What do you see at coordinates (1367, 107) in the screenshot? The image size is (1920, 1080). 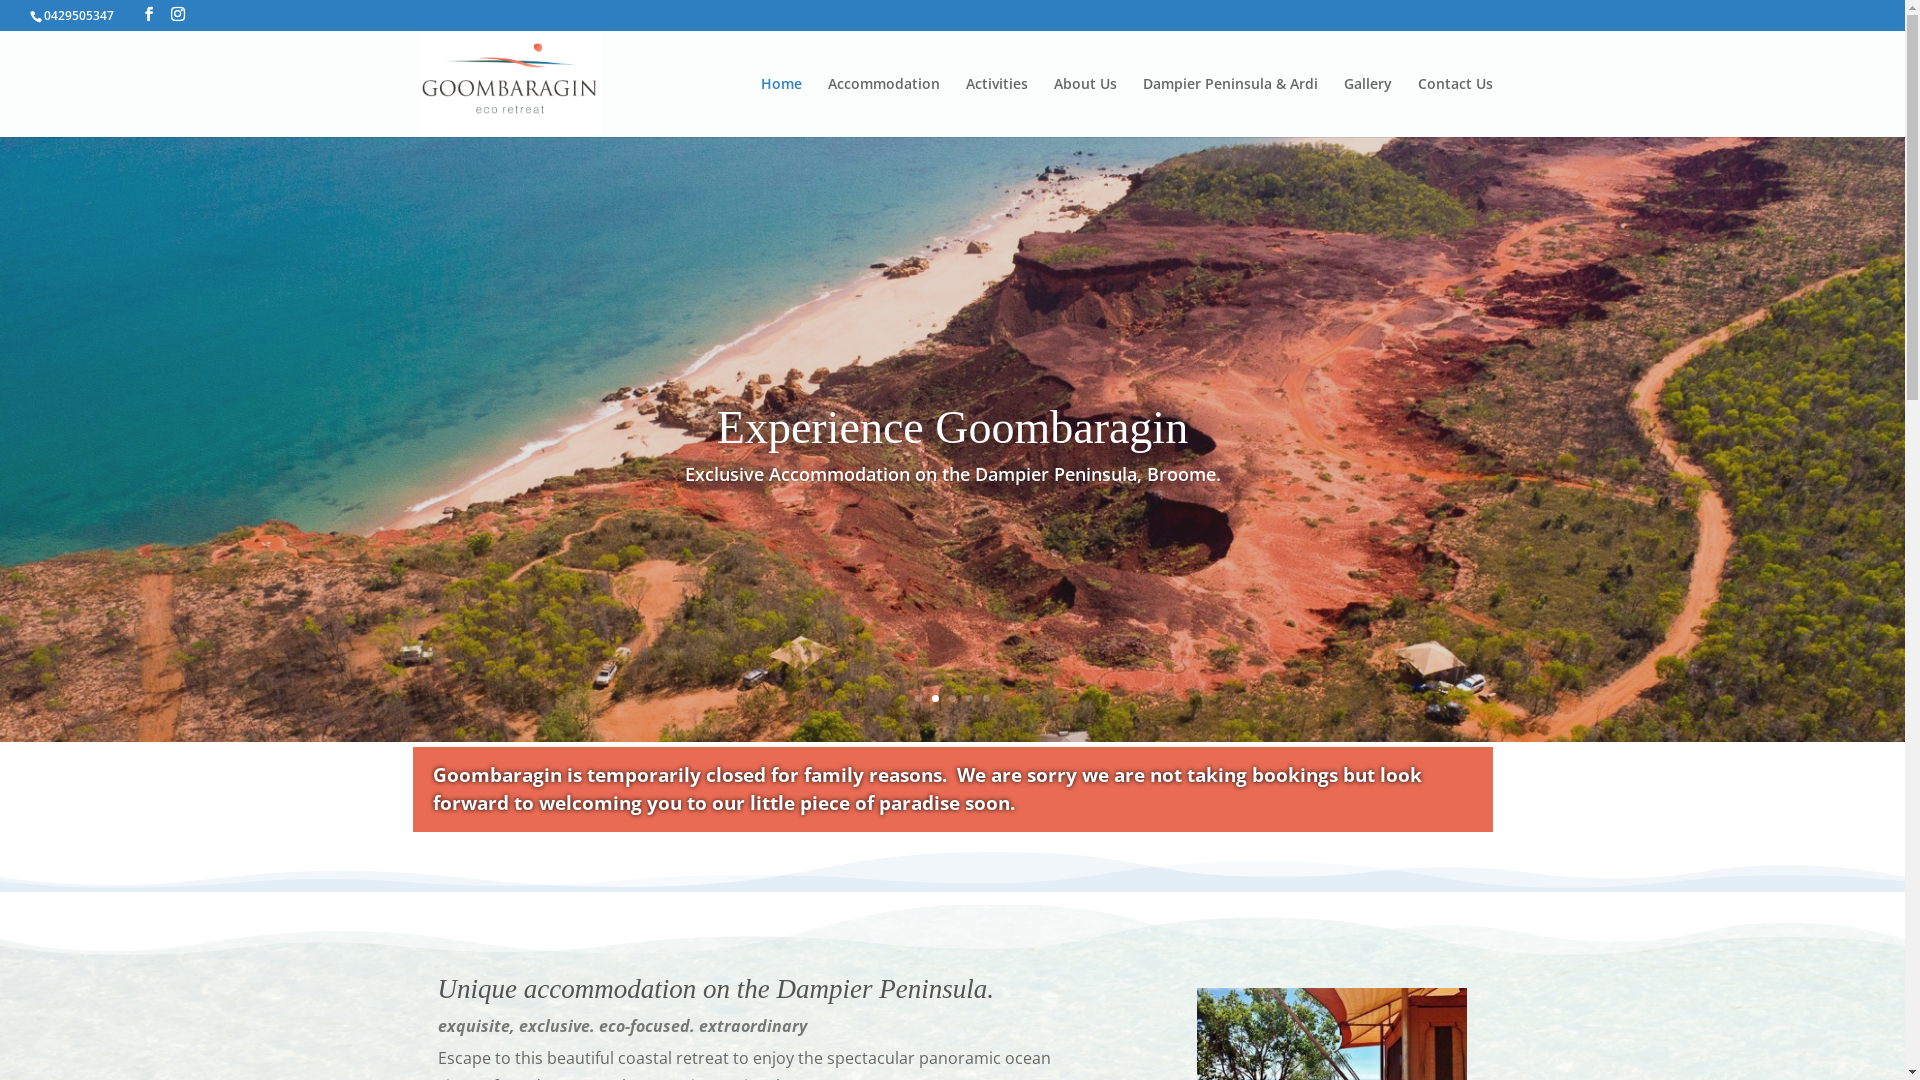 I see `'Gallery'` at bounding box center [1367, 107].